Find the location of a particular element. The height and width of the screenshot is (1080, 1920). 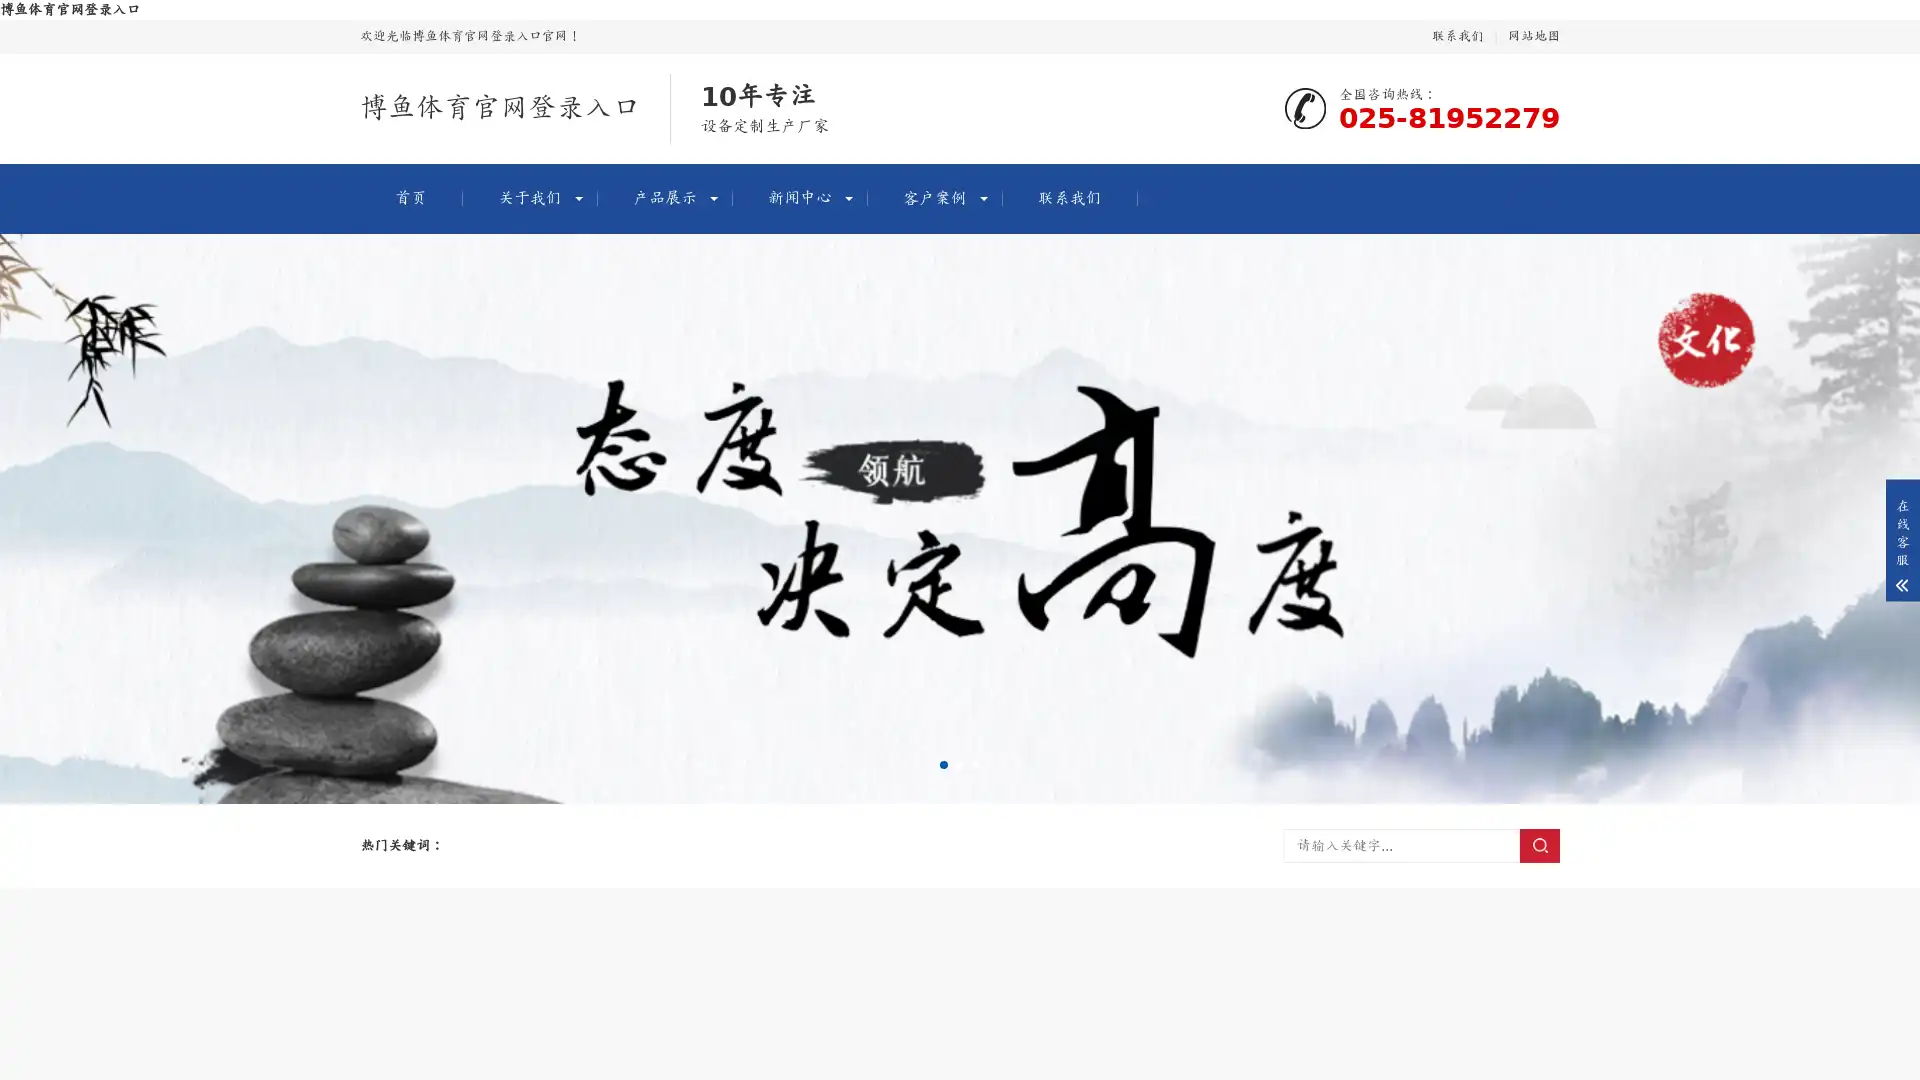

Go to slide 1 is located at coordinates (943, 764).